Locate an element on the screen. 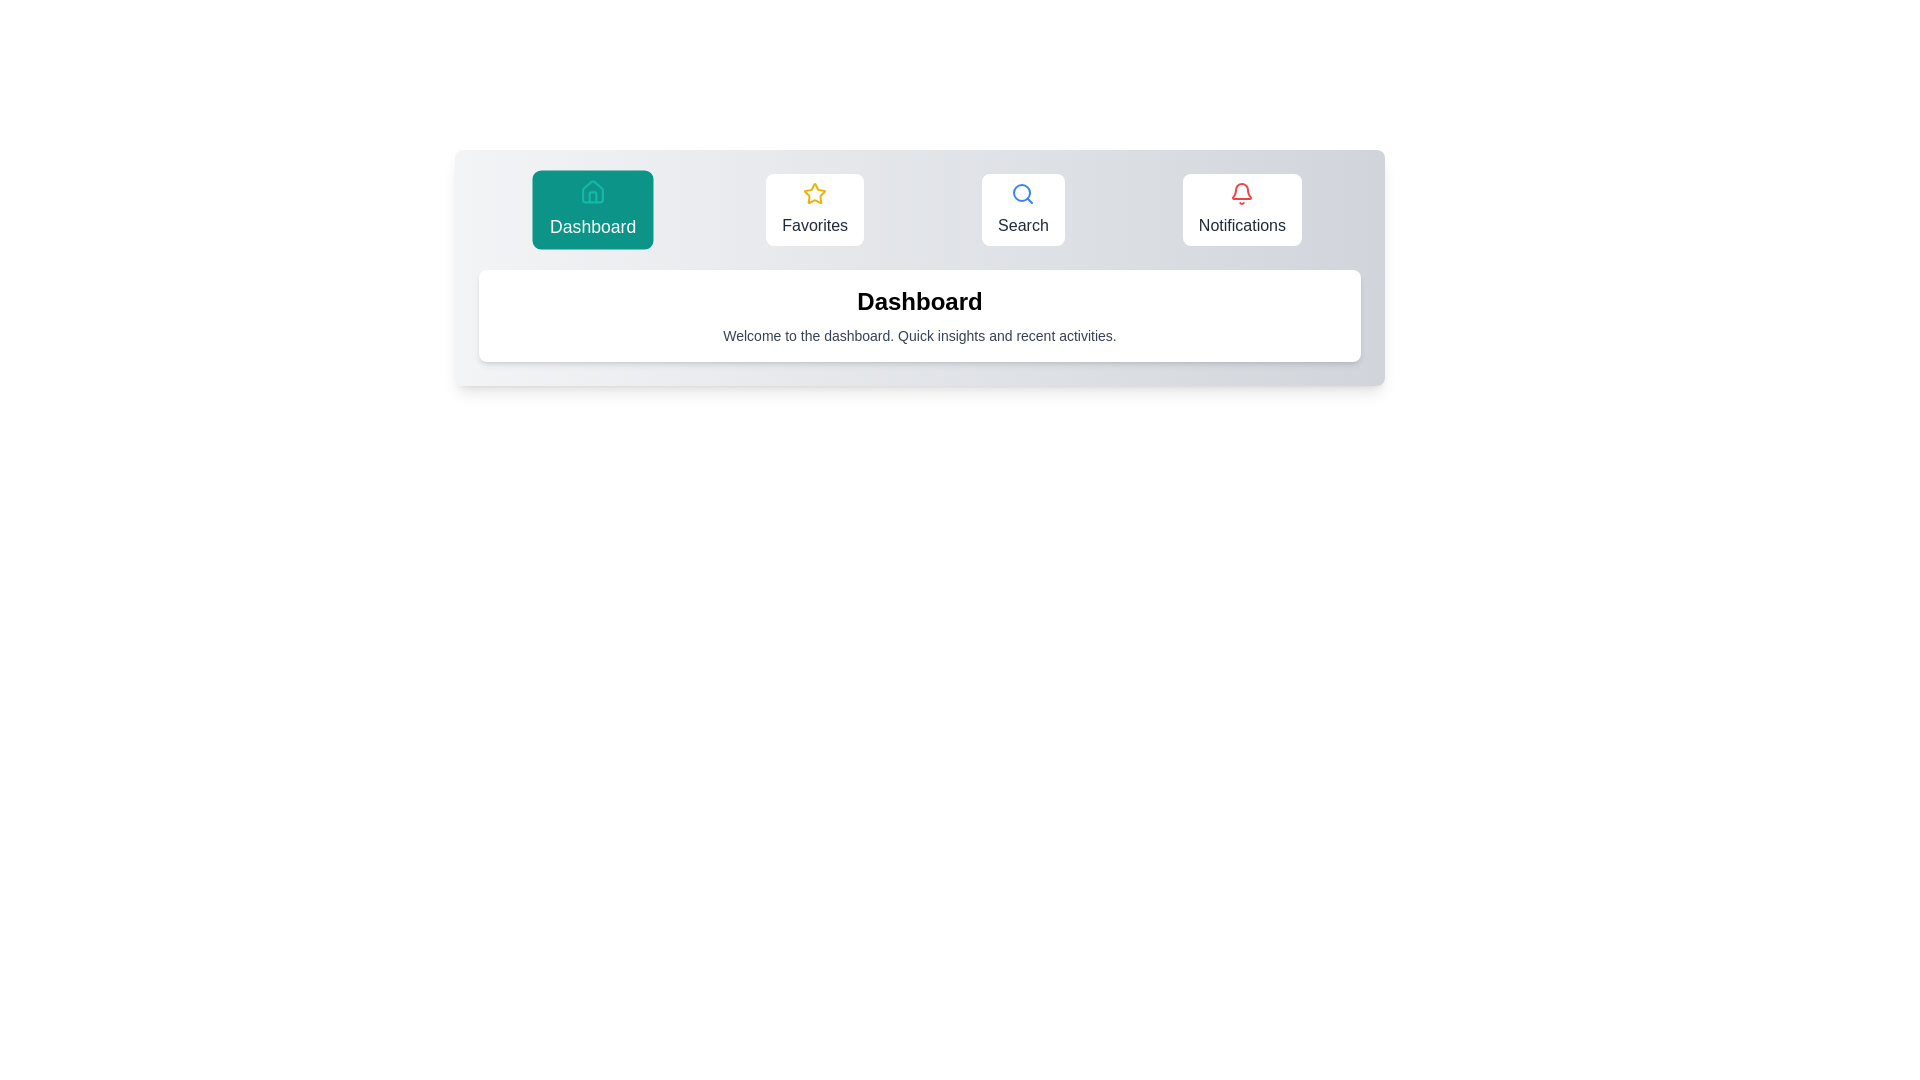 The image size is (1920, 1080). the Favorites tab by clicking on its button is located at coordinates (815, 209).